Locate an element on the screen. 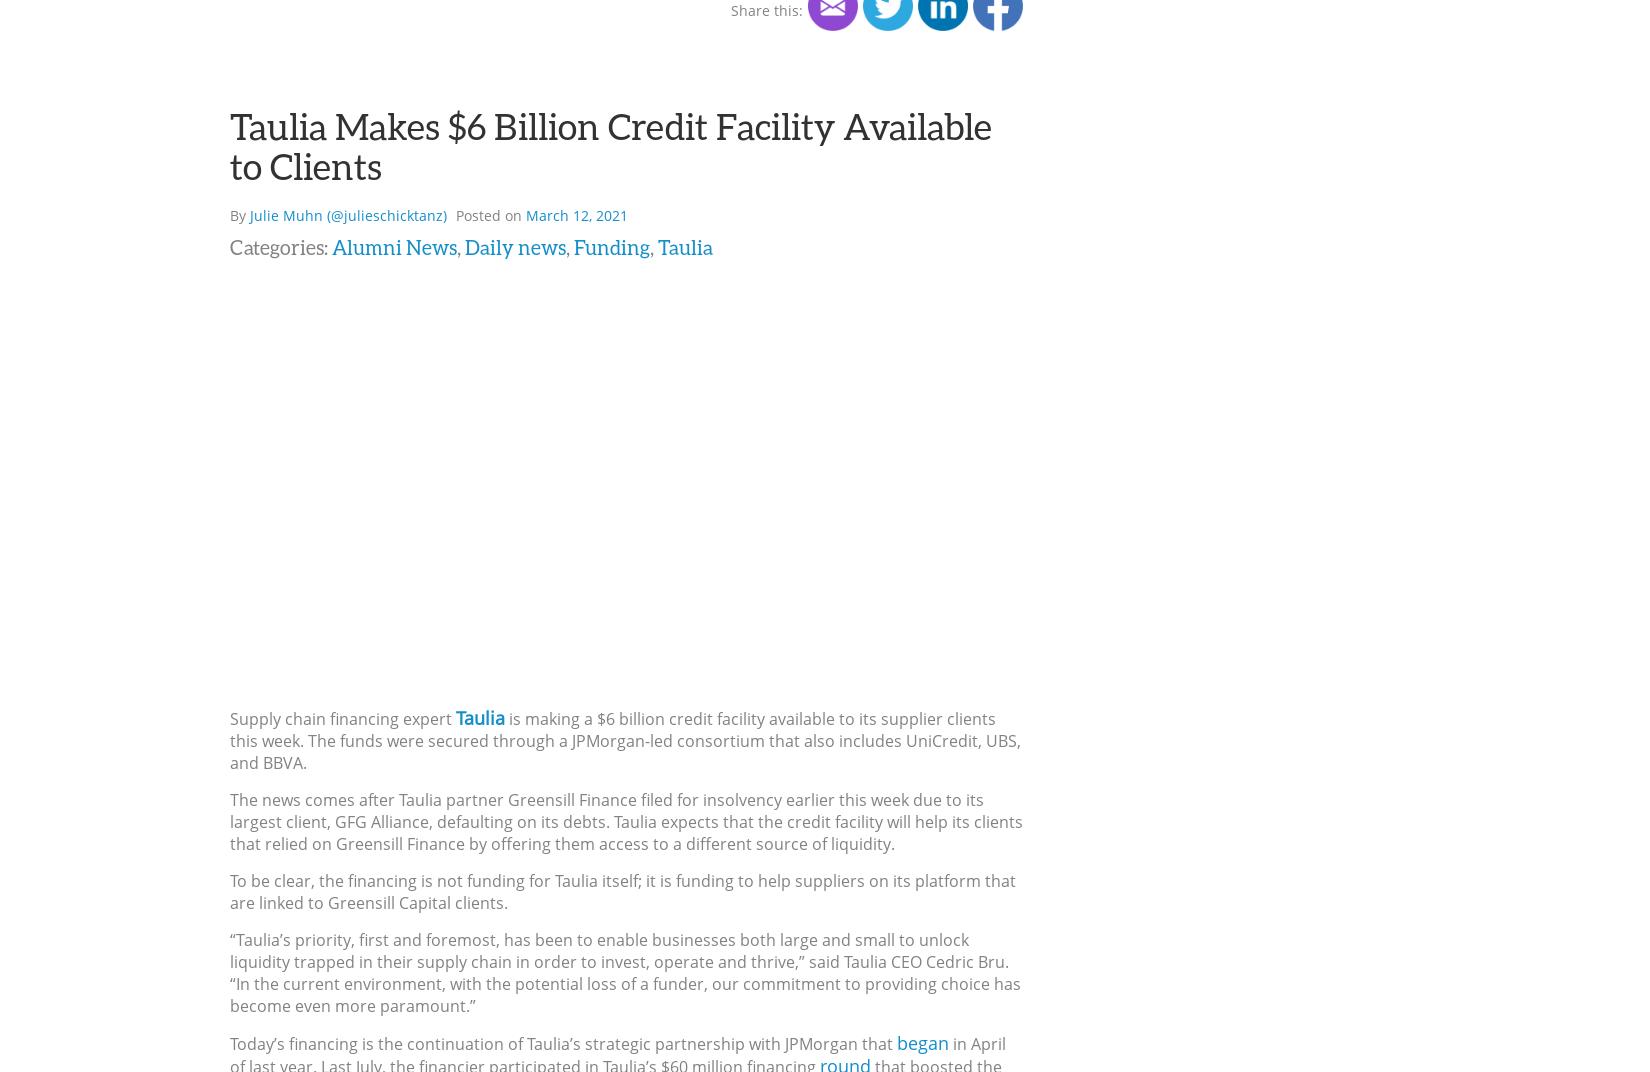  'began' is located at coordinates (896, 1041).